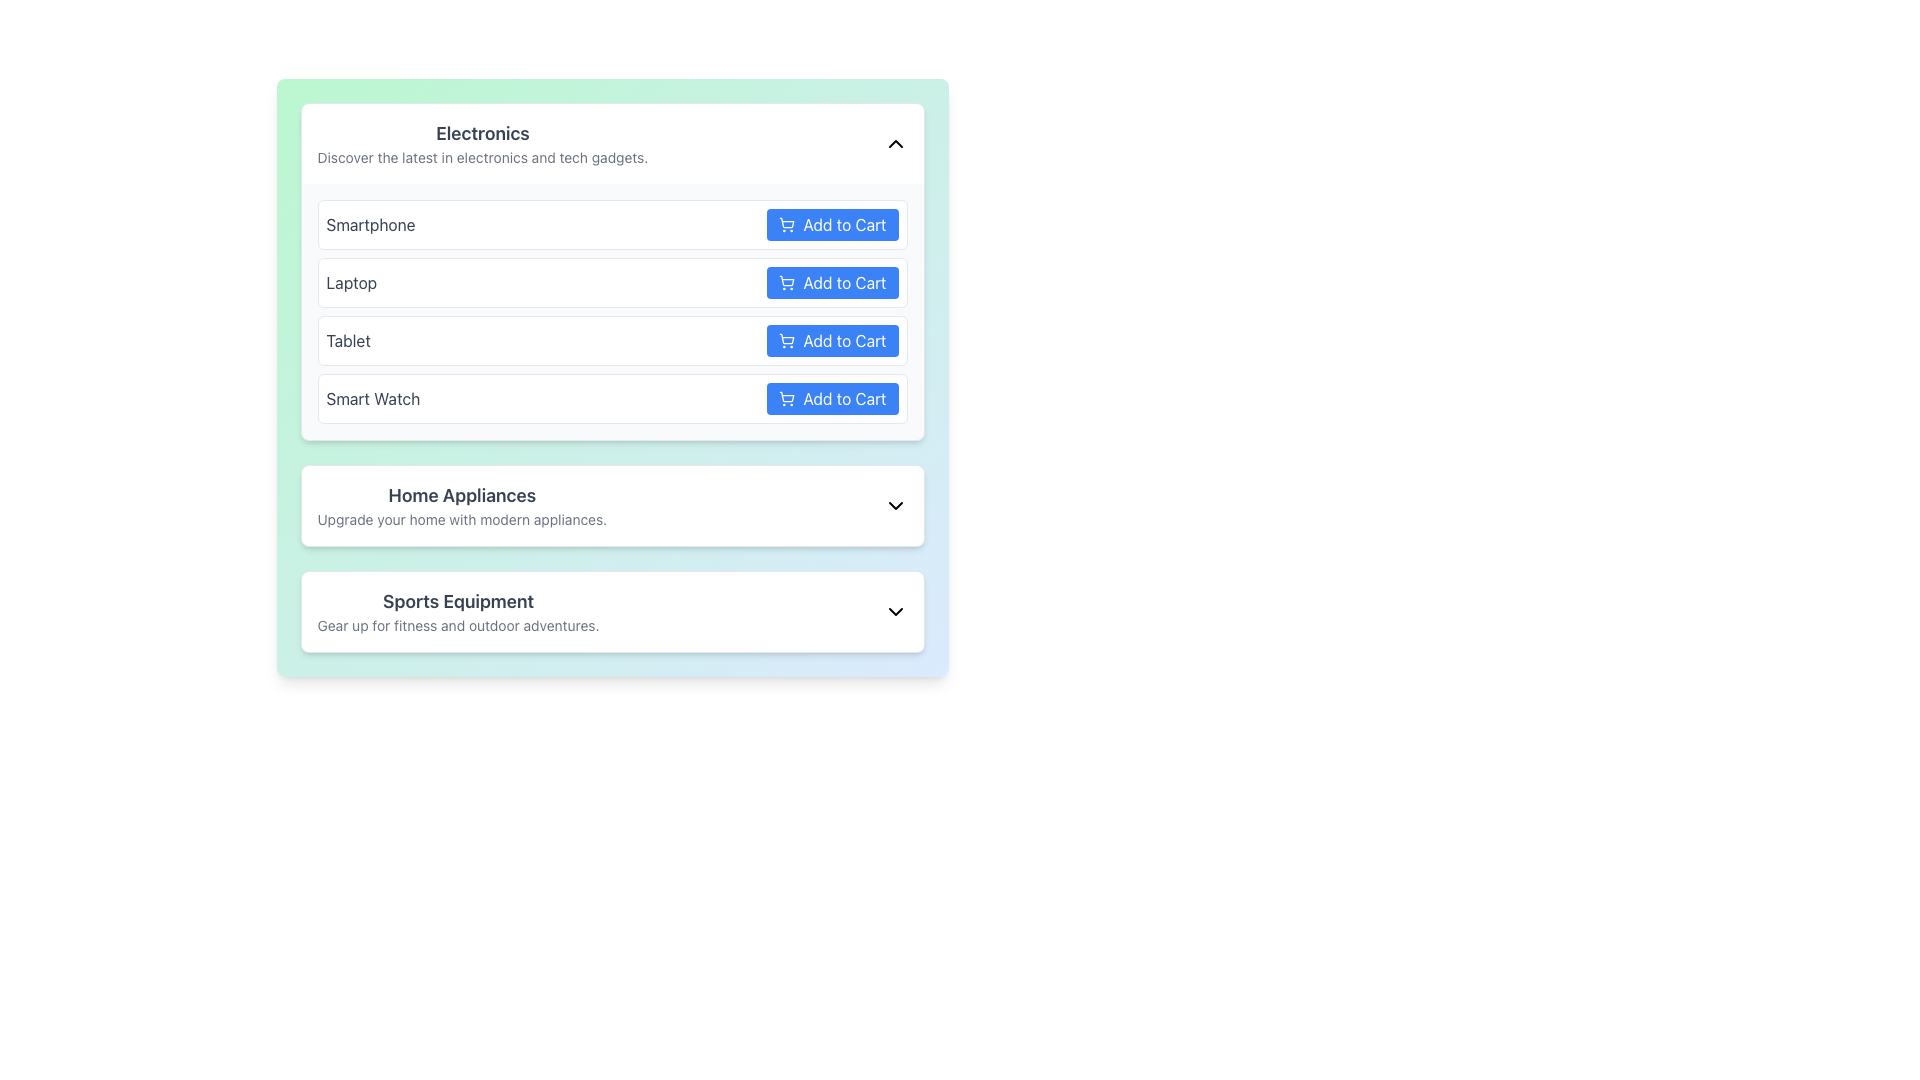 This screenshot has height=1080, width=1920. What do you see at coordinates (611, 142) in the screenshot?
I see `the 'Electronics' text label with a toggle icon` at bounding box center [611, 142].